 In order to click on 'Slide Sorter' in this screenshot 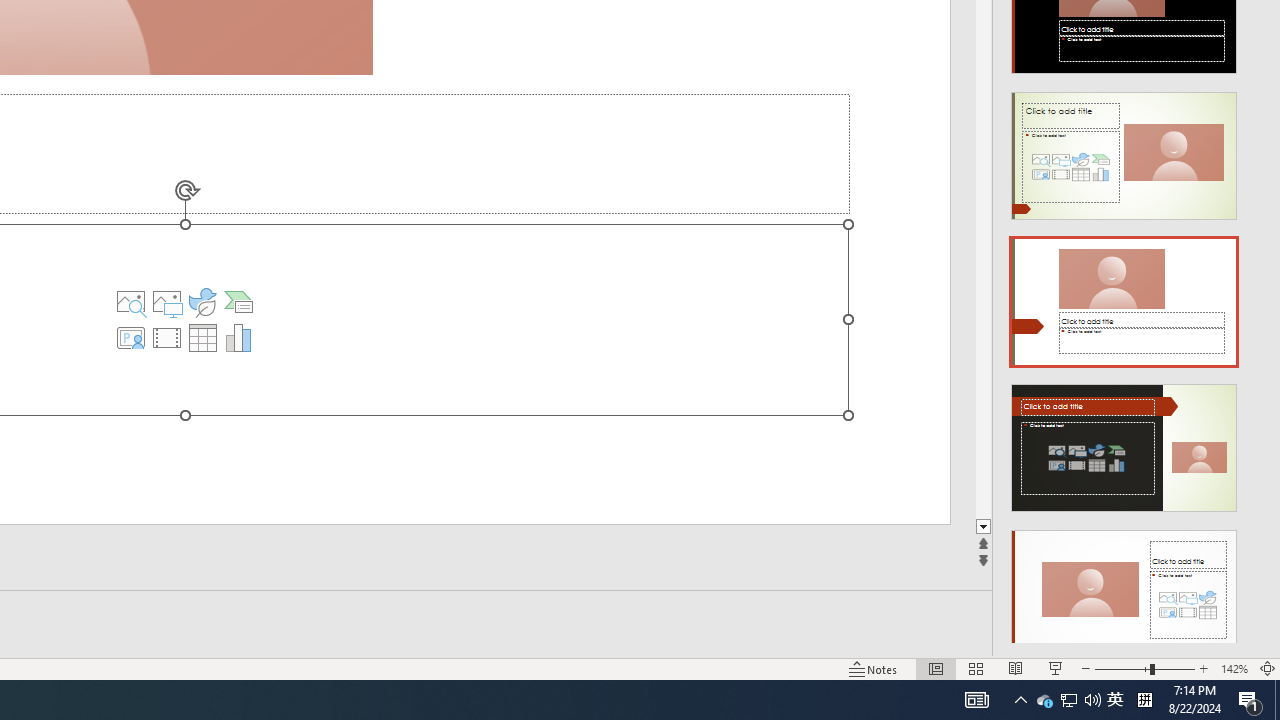, I will do `click(976, 669)`.